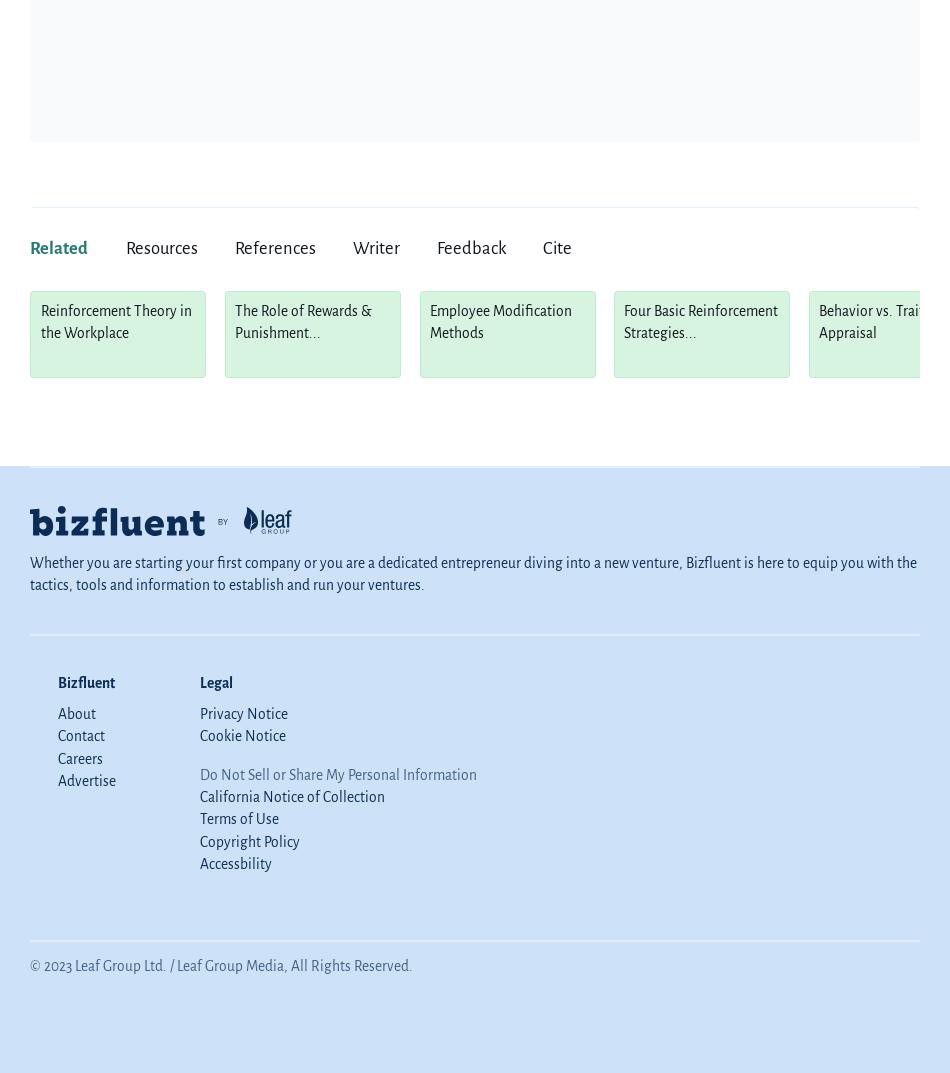 The height and width of the screenshot is (1073, 950). I want to click on 'Four Basic Reinforcement Strategies...', so click(623, 322).